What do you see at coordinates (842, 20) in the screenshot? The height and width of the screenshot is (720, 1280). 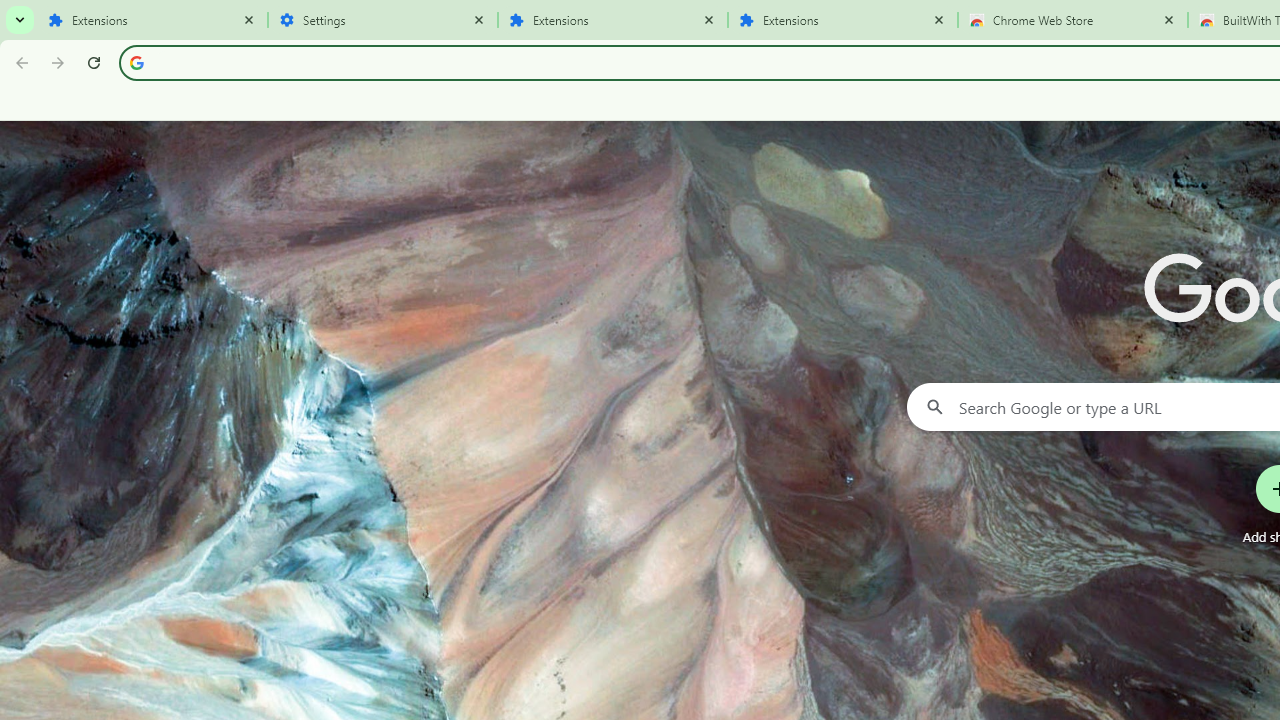 I see `'Extensions'` at bounding box center [842, 20].